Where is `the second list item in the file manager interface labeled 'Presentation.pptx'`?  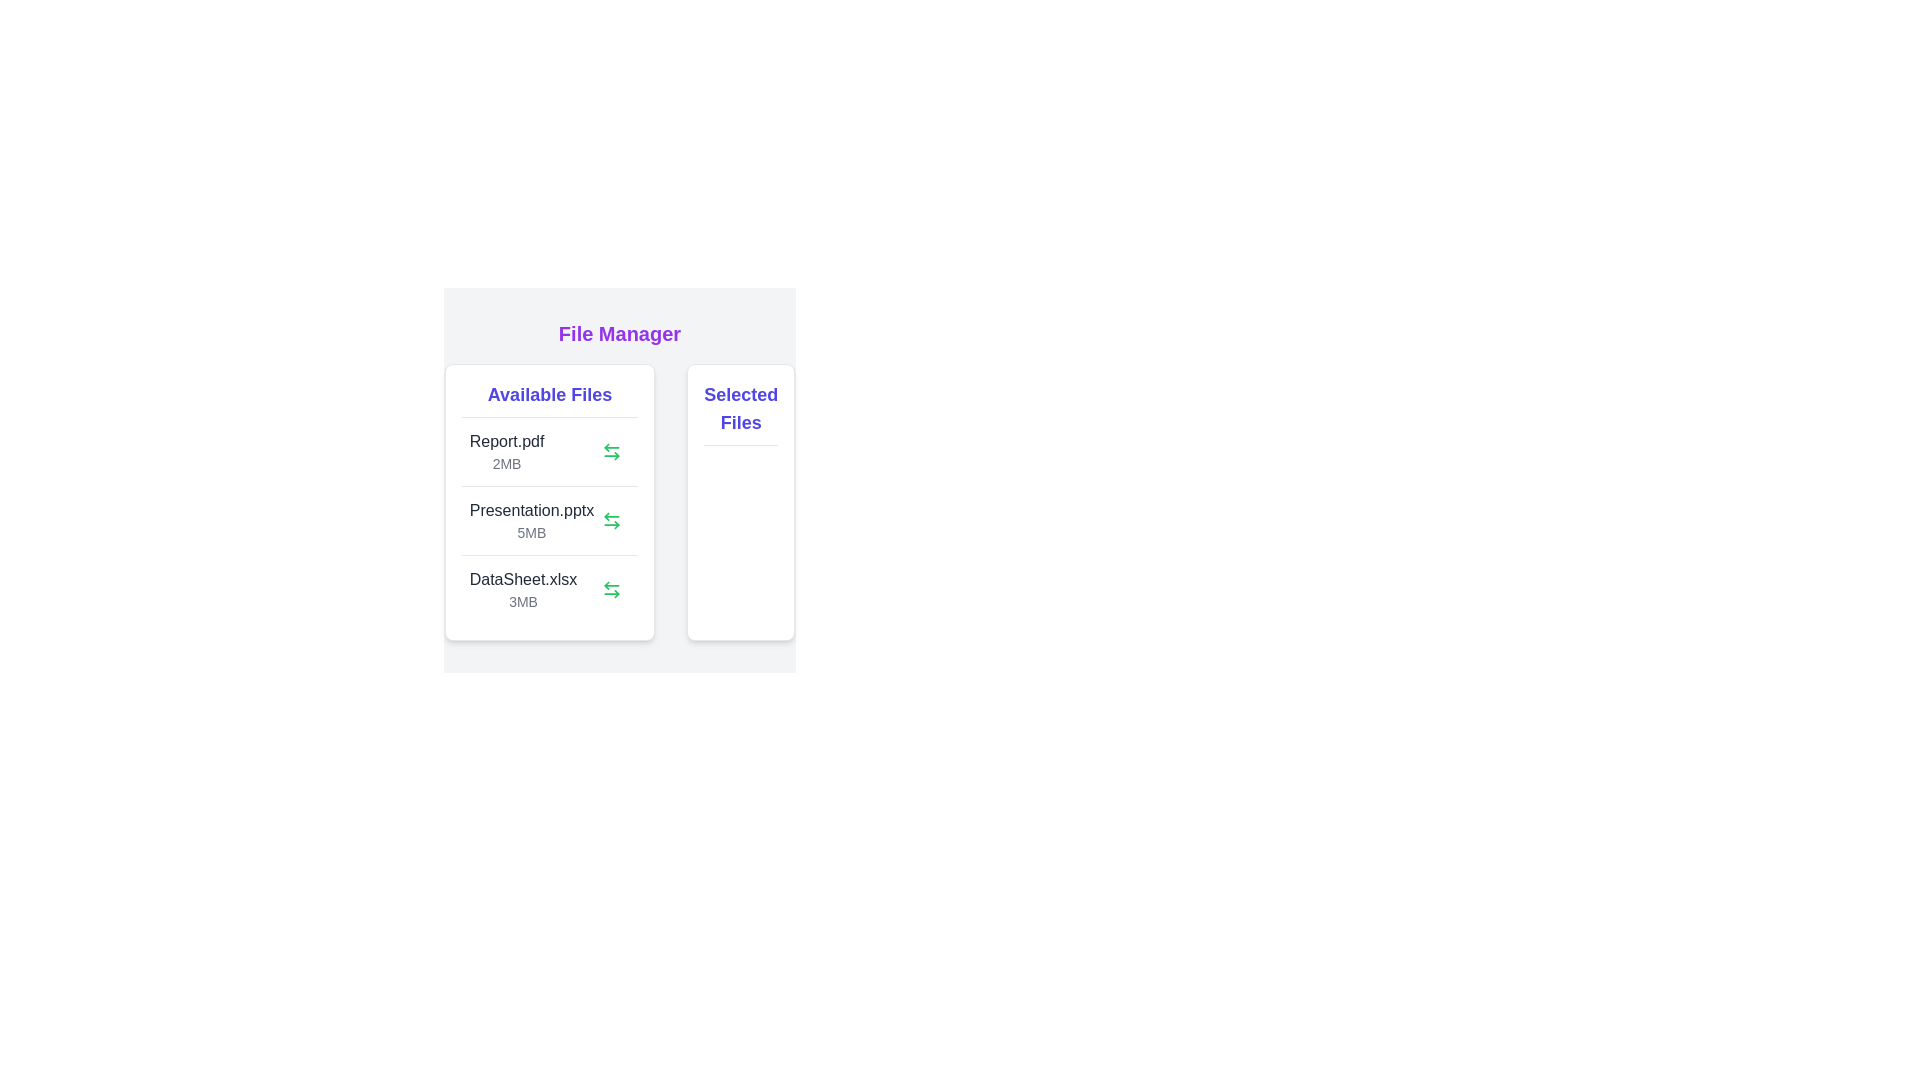 the second list item in the file manager interface labeled 'Presentation.pptx' is located at coordinates (549, 519).